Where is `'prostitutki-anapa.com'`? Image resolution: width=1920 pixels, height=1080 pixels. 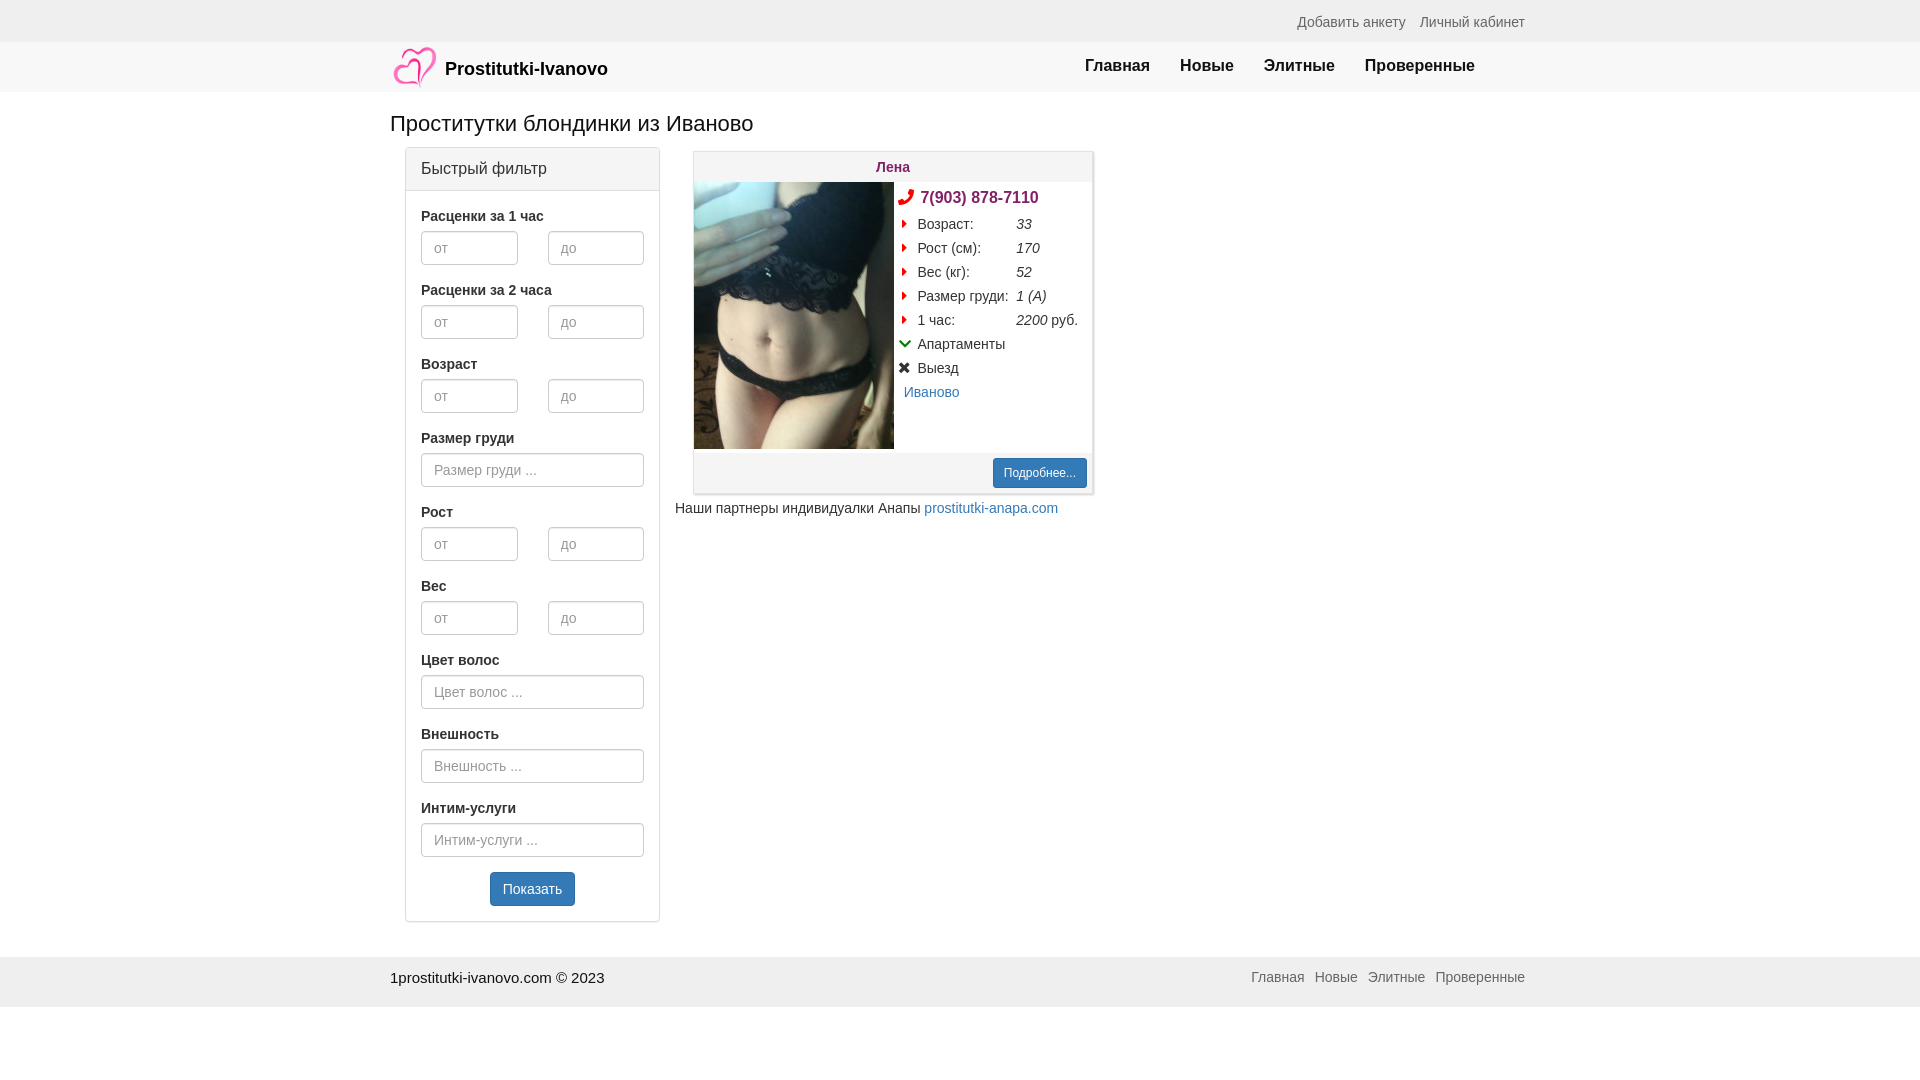 'prostitutki-anapa.com' is located at coordinates (990, 507).